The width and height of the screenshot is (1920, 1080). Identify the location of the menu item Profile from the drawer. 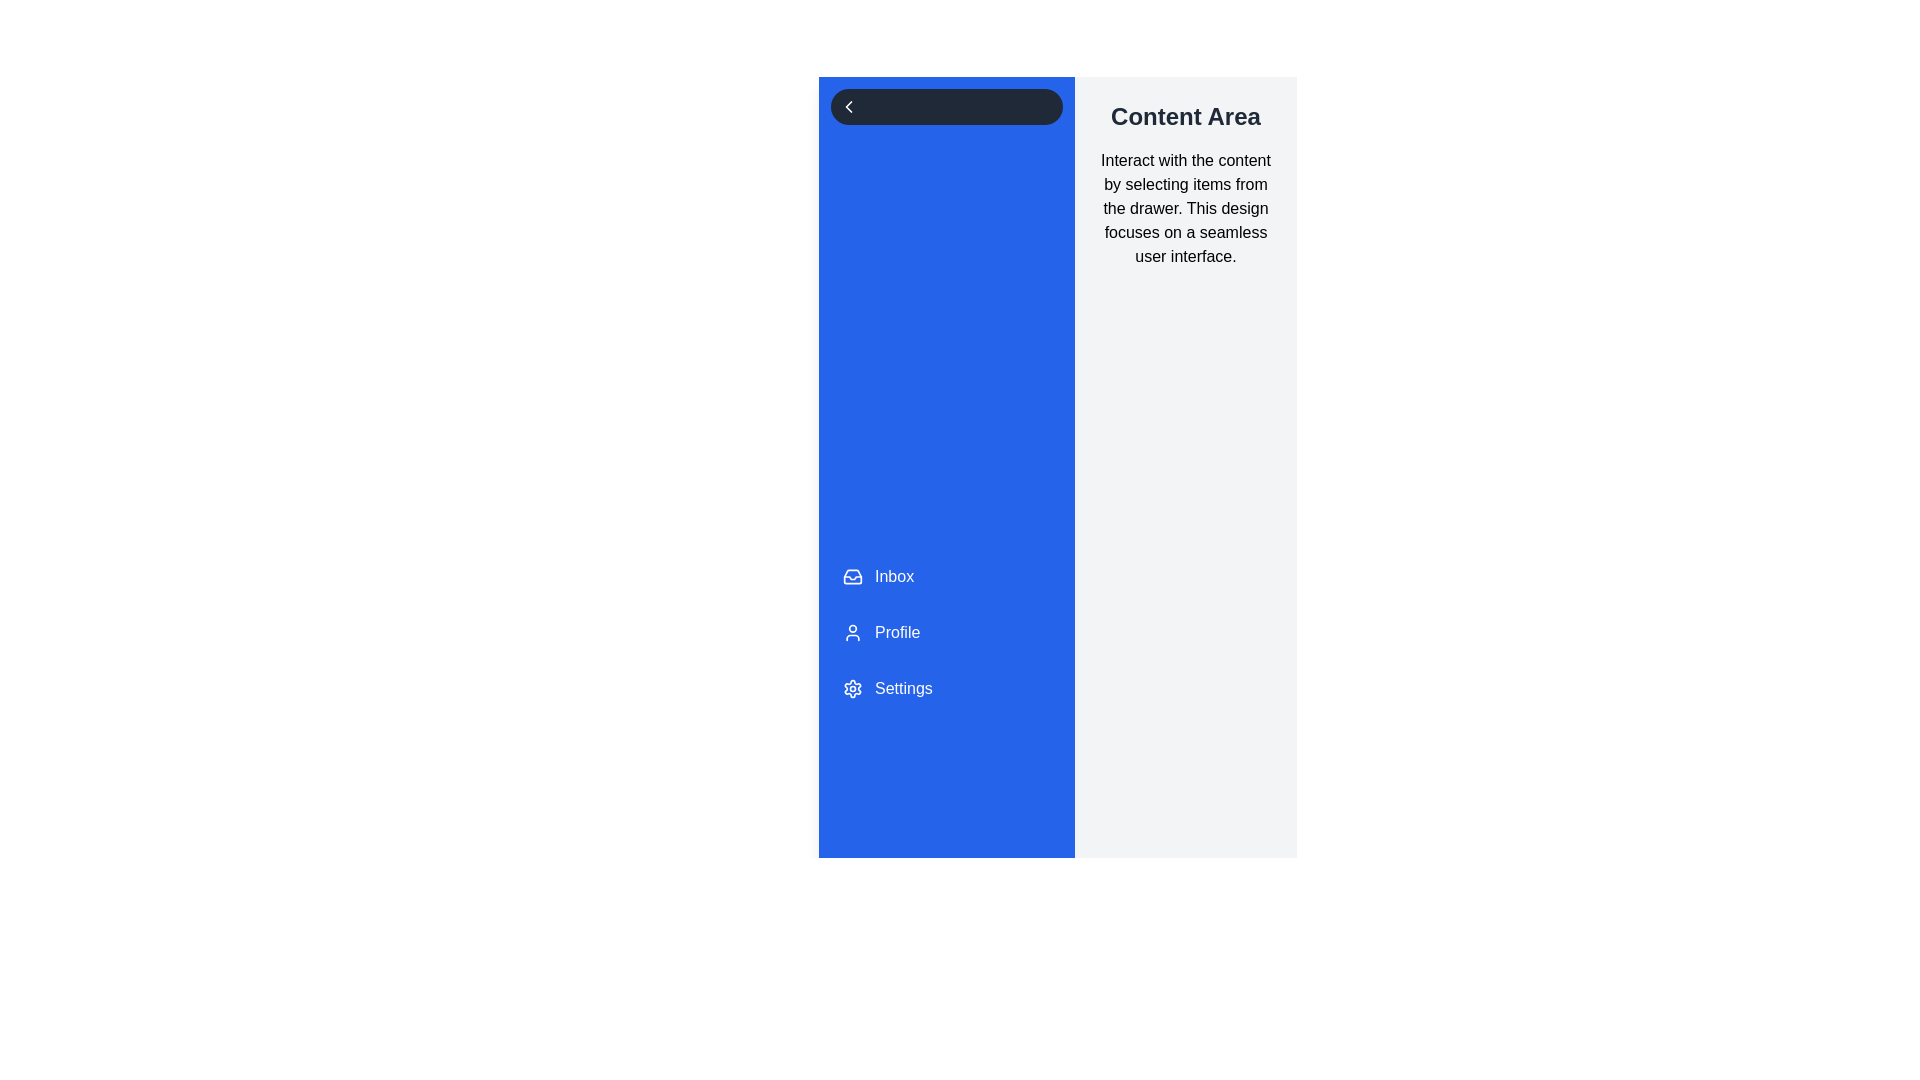
(945, 632).